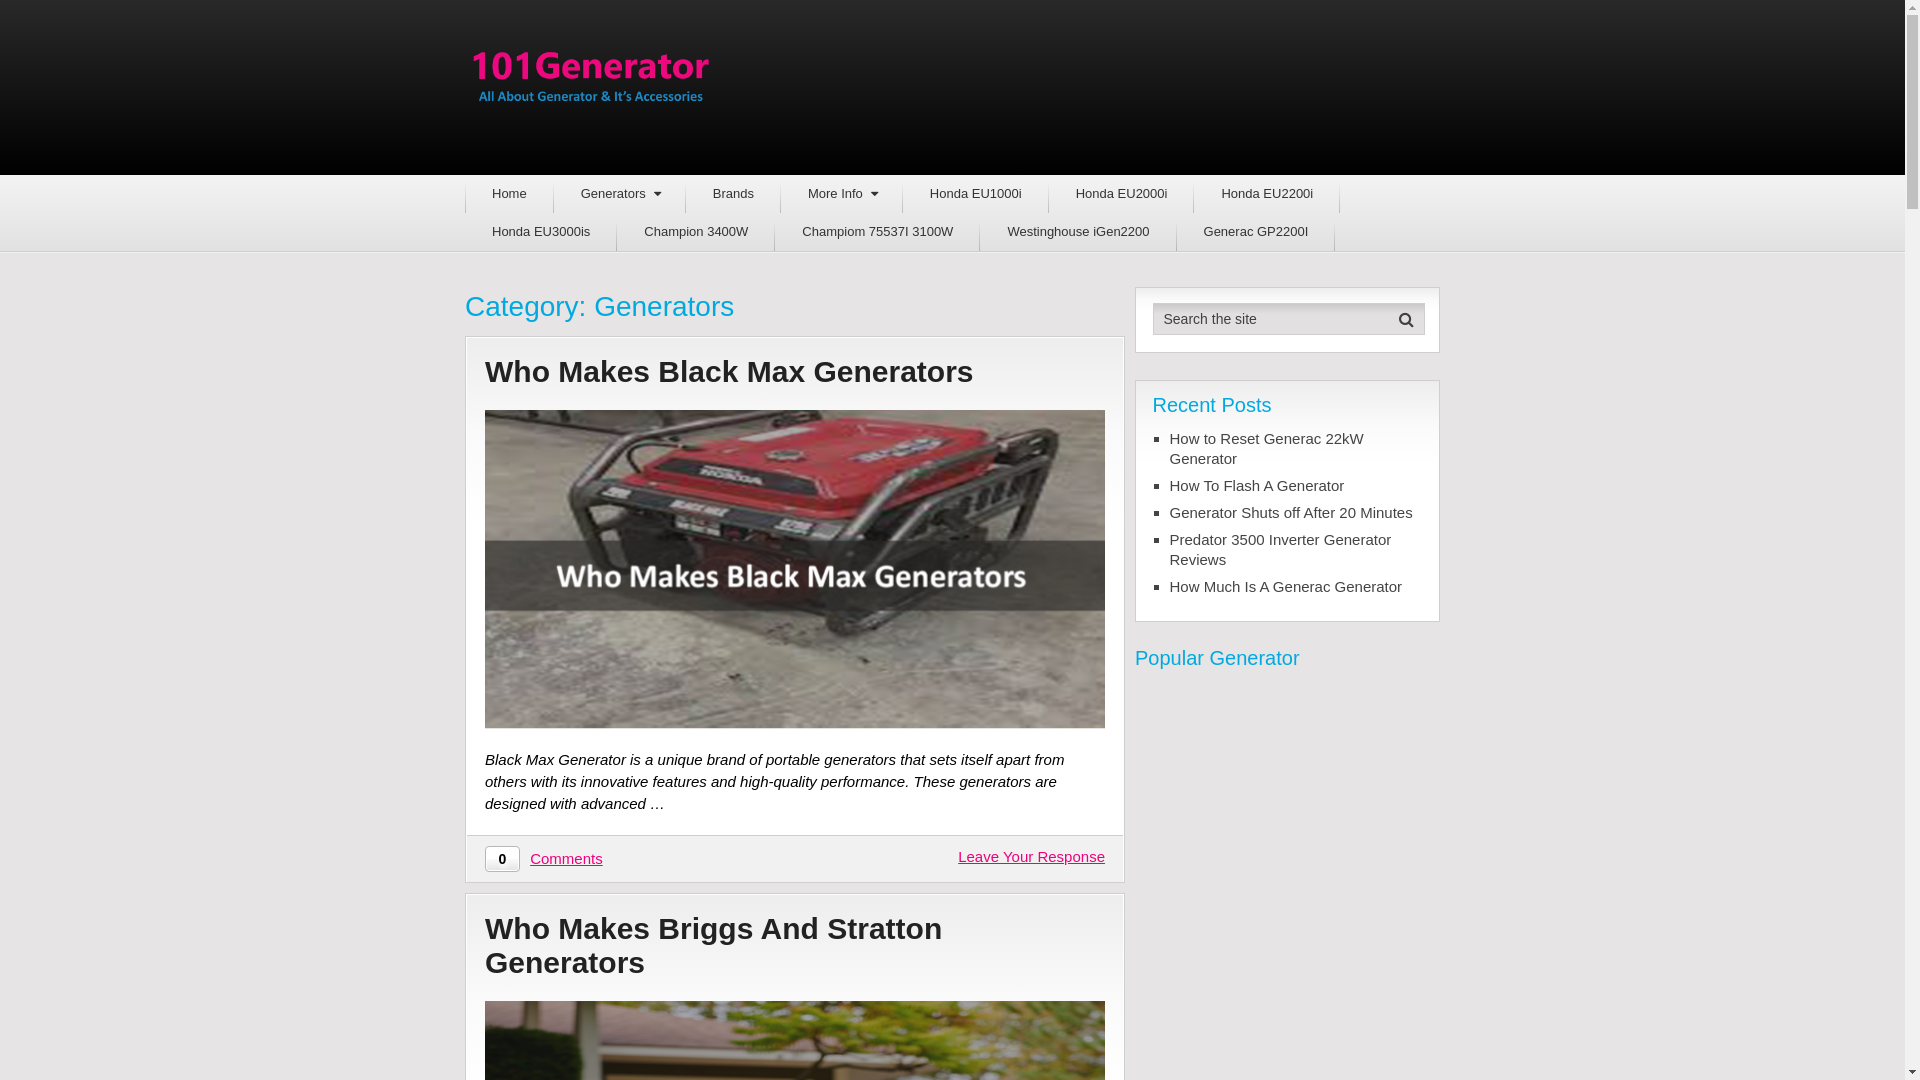 The image size is (1920, 1080). What do you see at coordinates (565, 857) in the screenshot?
I see `'Comments'` at bounding box center [565, 857].